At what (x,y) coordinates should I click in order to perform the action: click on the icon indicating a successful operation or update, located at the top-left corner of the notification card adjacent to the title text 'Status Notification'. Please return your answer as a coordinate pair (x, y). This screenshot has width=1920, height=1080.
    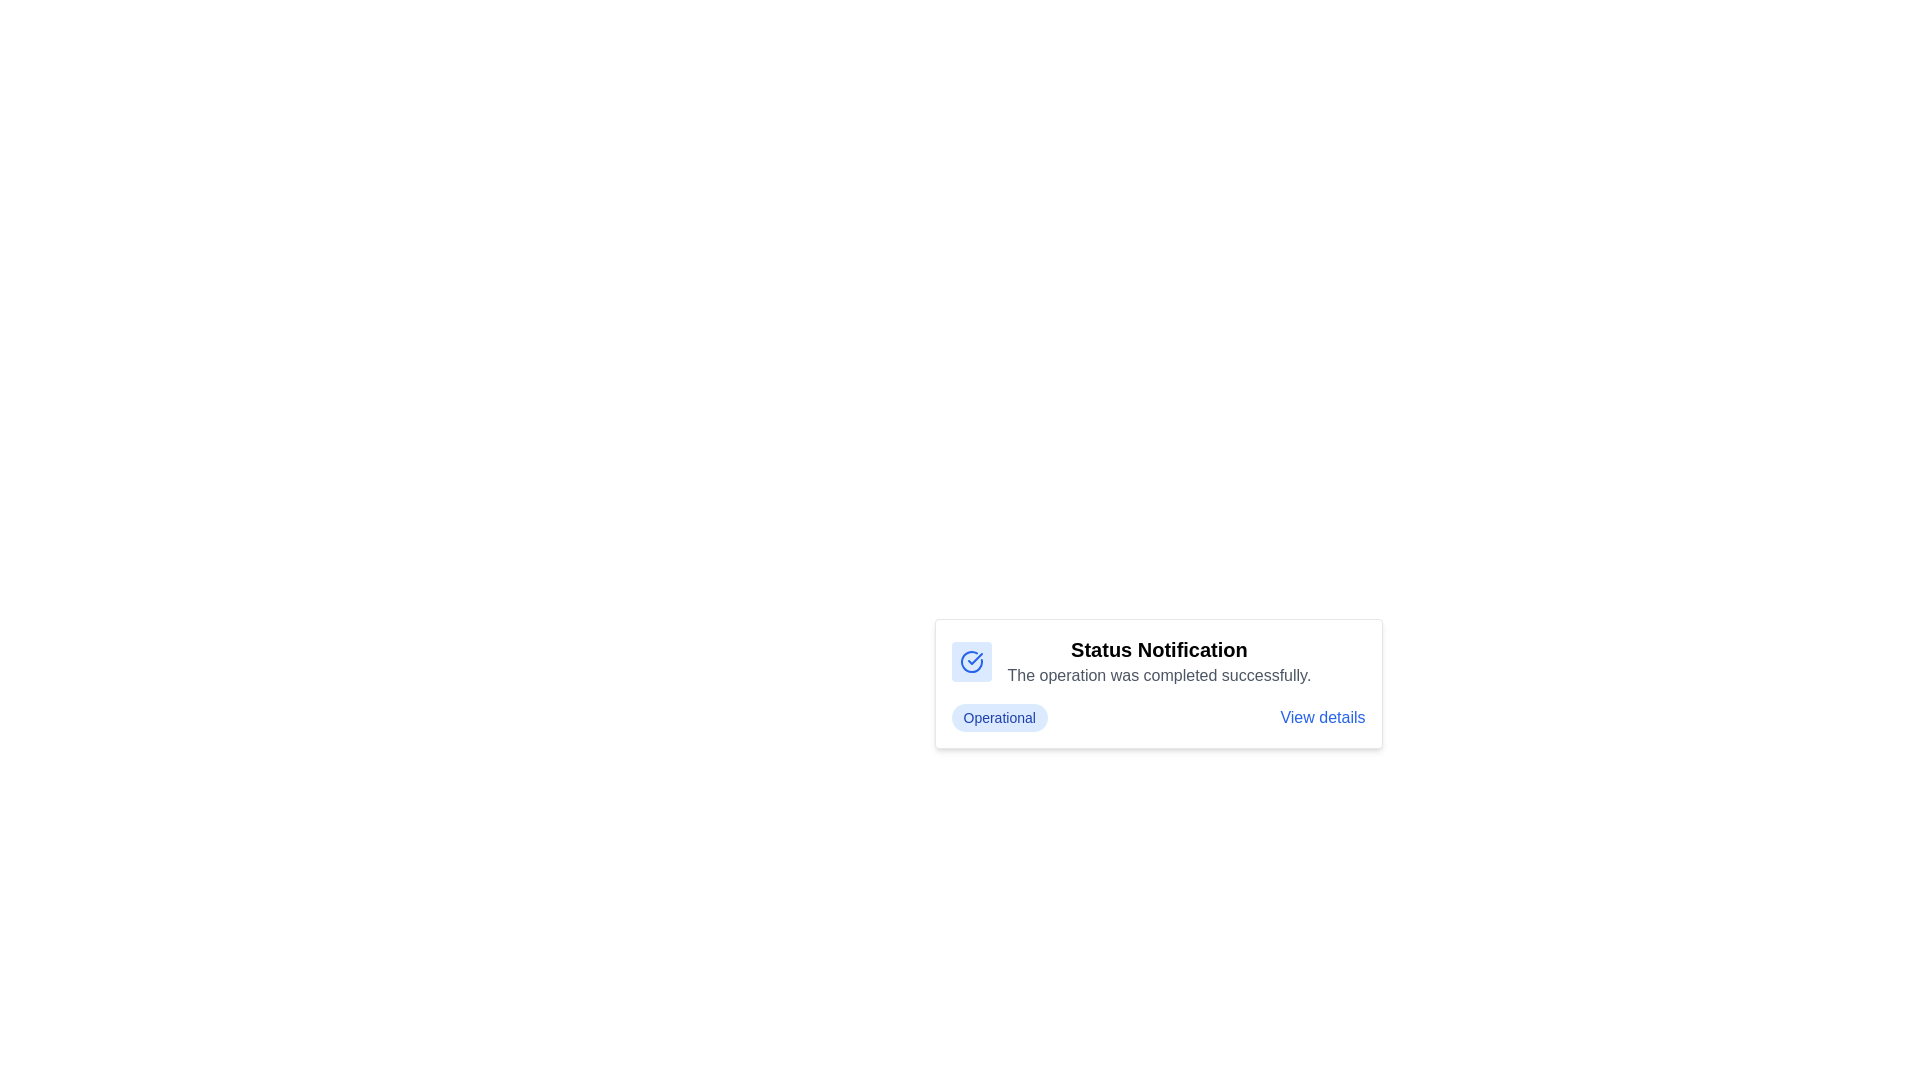
    Looking at the image, I should click on (971, 662).